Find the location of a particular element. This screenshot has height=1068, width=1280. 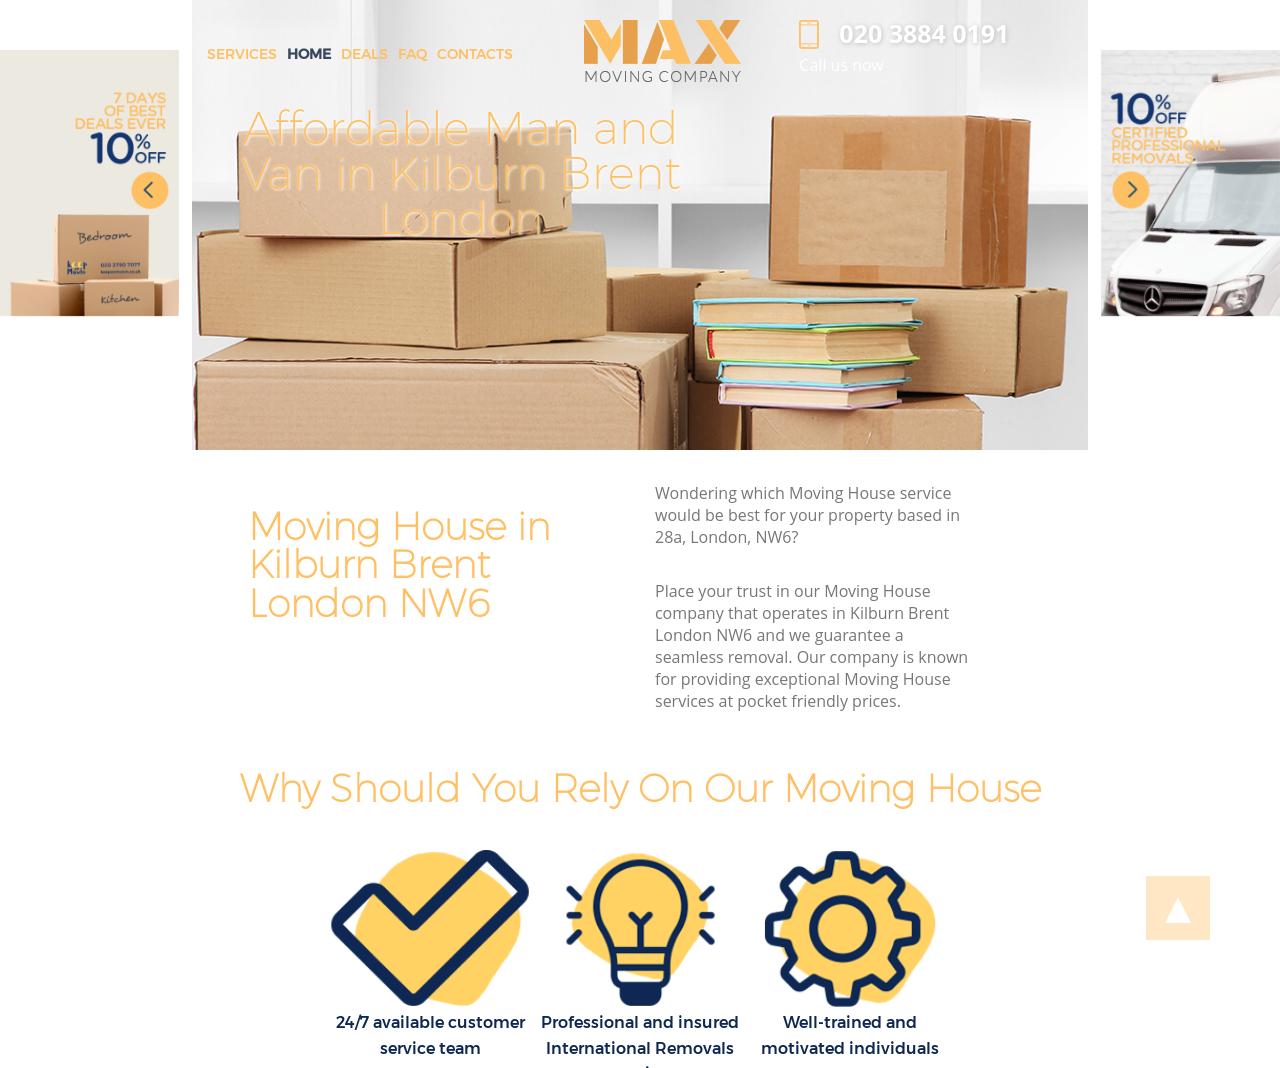

'Place your trust in our Moving House company that operates in Kilburn Brent London NW6 and we guarantee a seamless removal. Our company is known for providing exceptional Moving House services at pocket friendly prices.' is located at coordinates (811, 645).